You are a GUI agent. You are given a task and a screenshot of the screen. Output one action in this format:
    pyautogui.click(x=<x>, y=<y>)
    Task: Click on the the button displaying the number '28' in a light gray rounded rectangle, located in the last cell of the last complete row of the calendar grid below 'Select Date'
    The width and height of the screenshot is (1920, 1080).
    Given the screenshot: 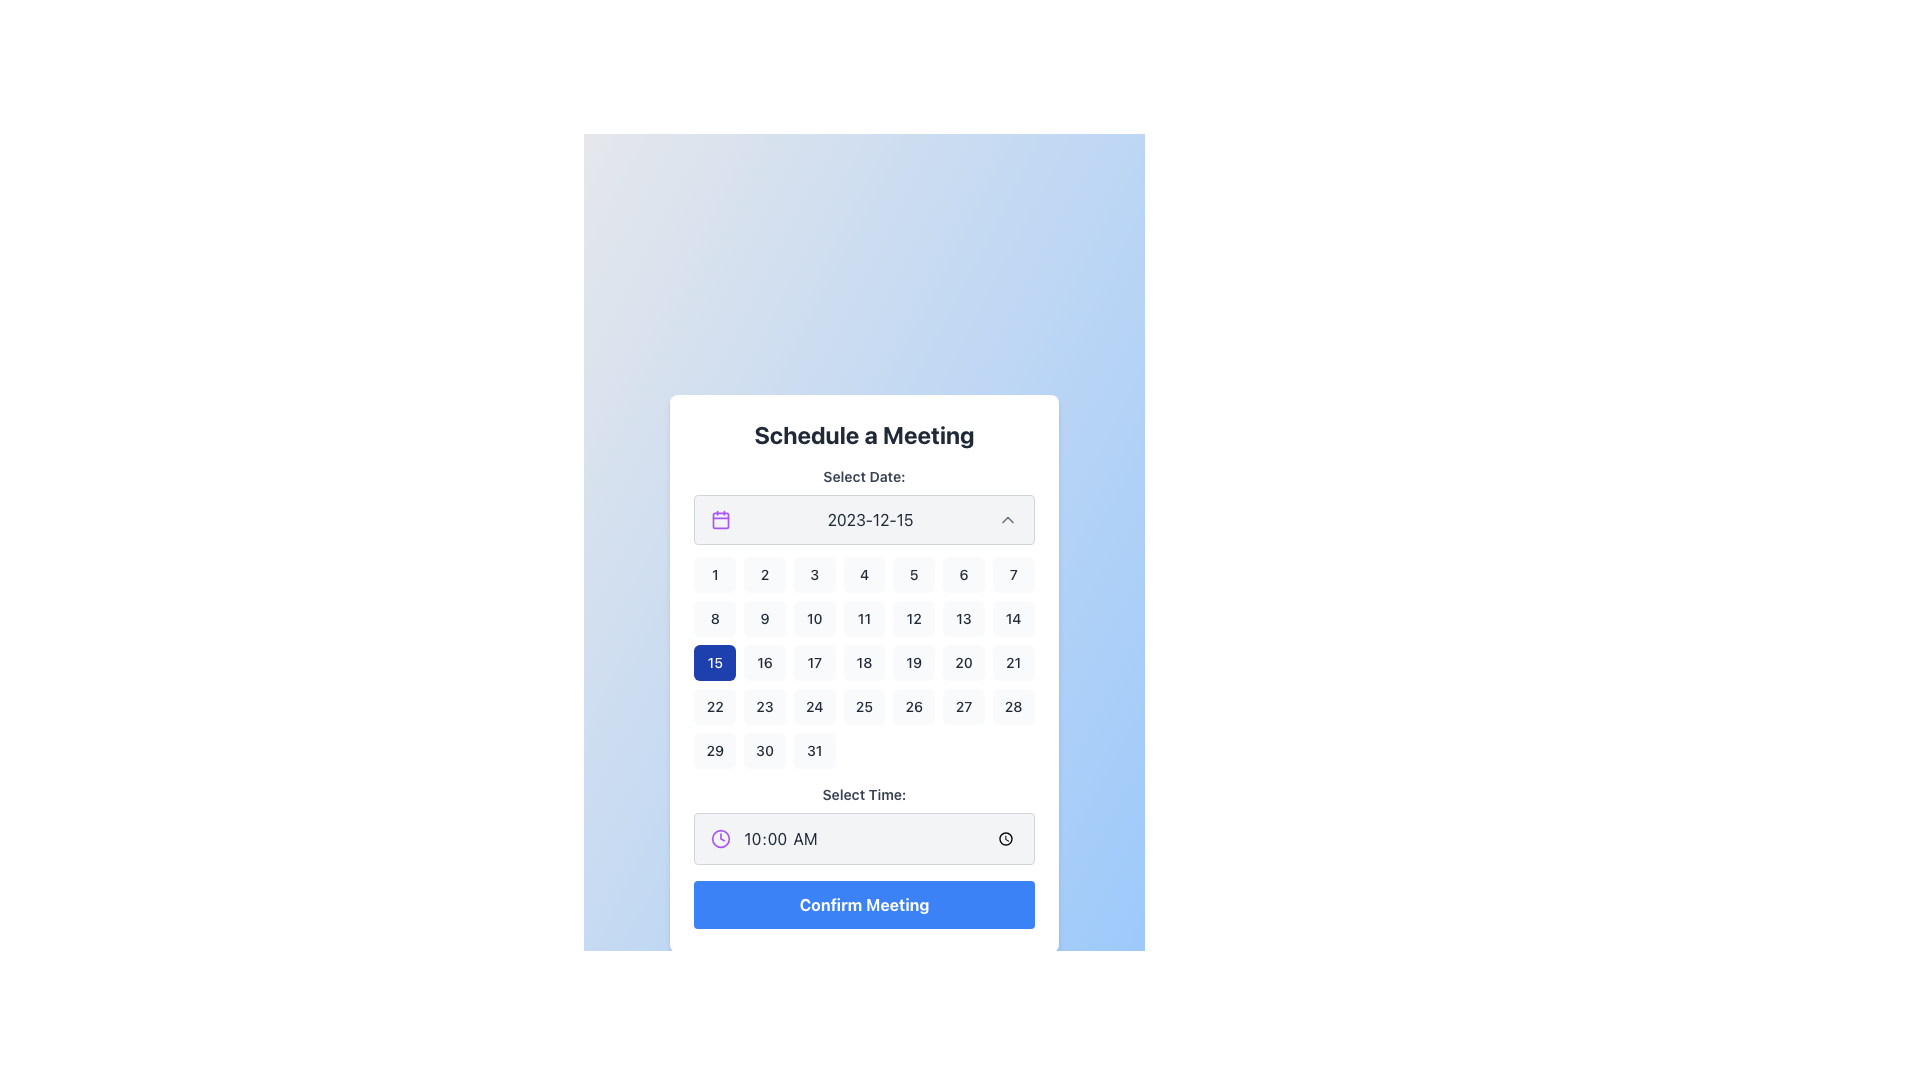 What is the action you would take?
    pyautogui.click(x=1013, y=705)
    